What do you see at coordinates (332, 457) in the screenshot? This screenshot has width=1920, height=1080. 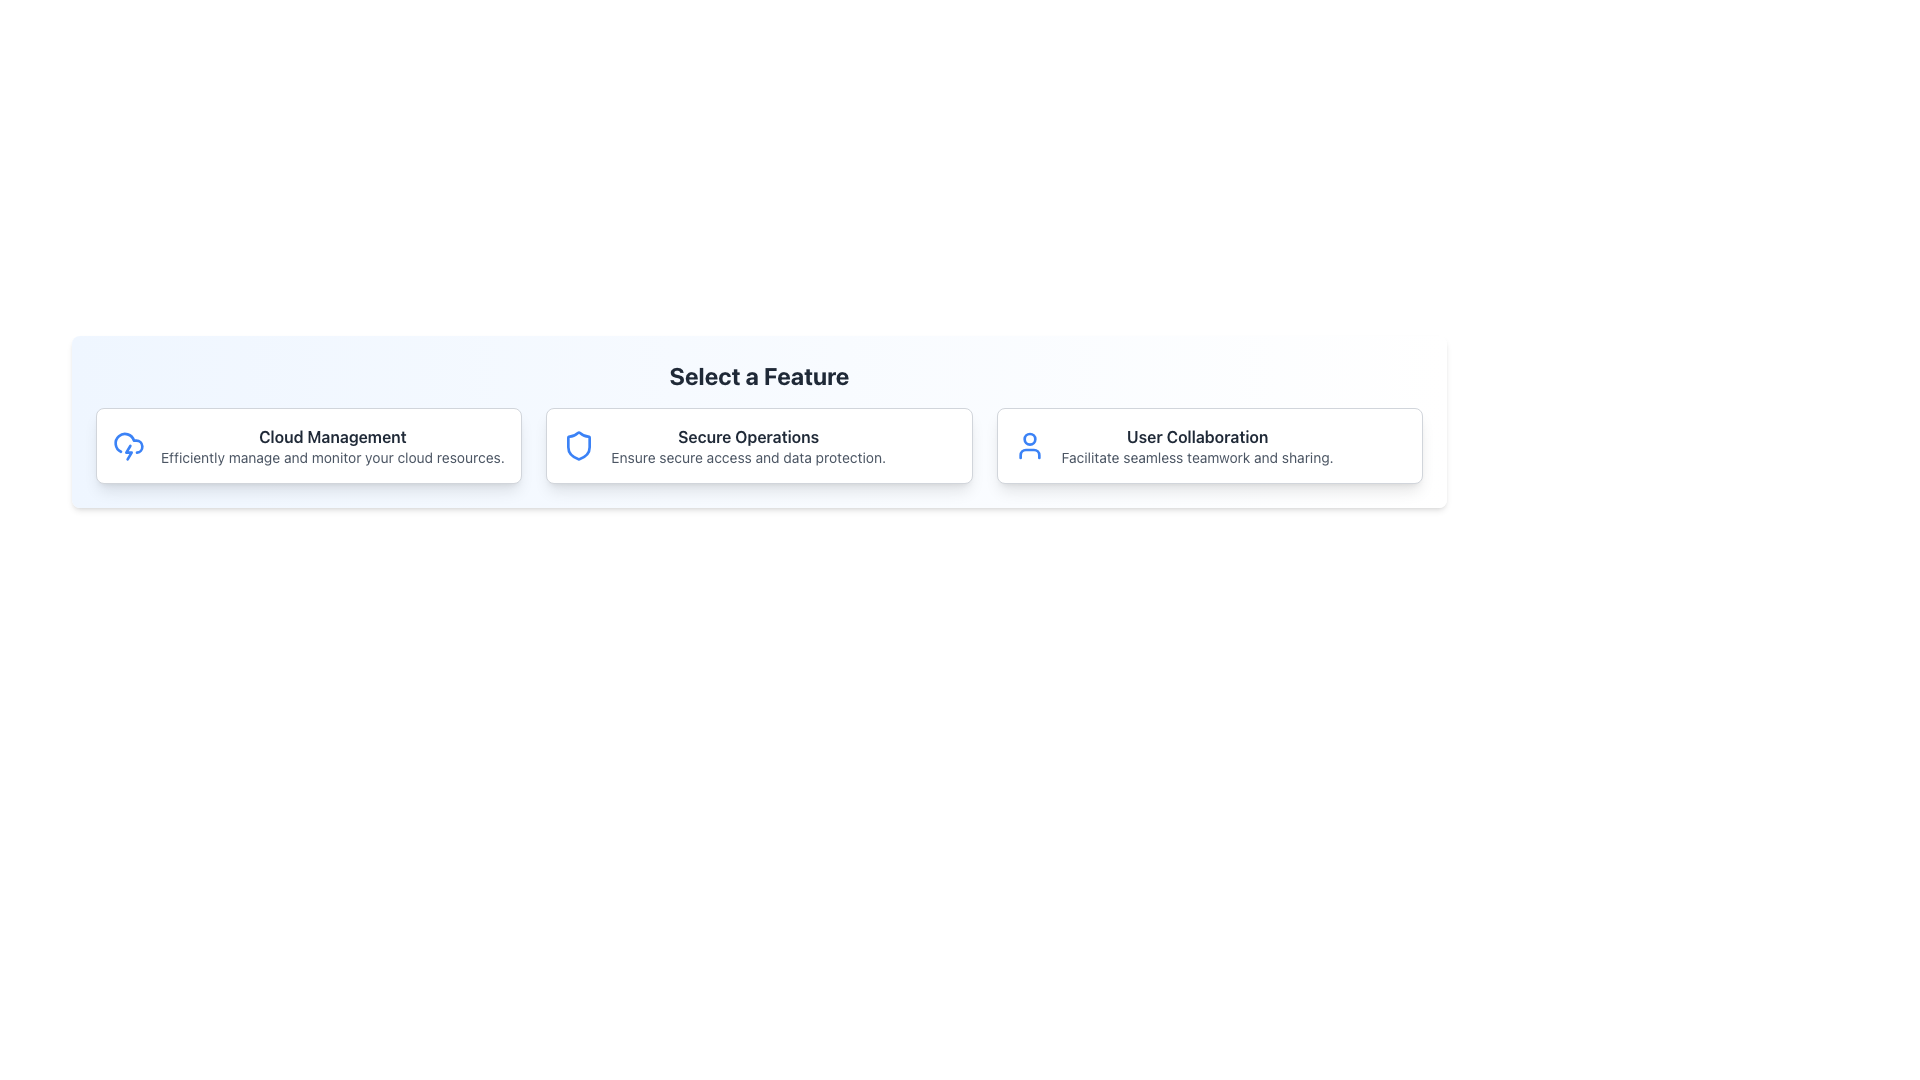 I see `the static text element that serves as a descriptive subtitle for 'Cloud Management', located beneath the title in the leftmost section of the interface` at bounding box center [332, 457].